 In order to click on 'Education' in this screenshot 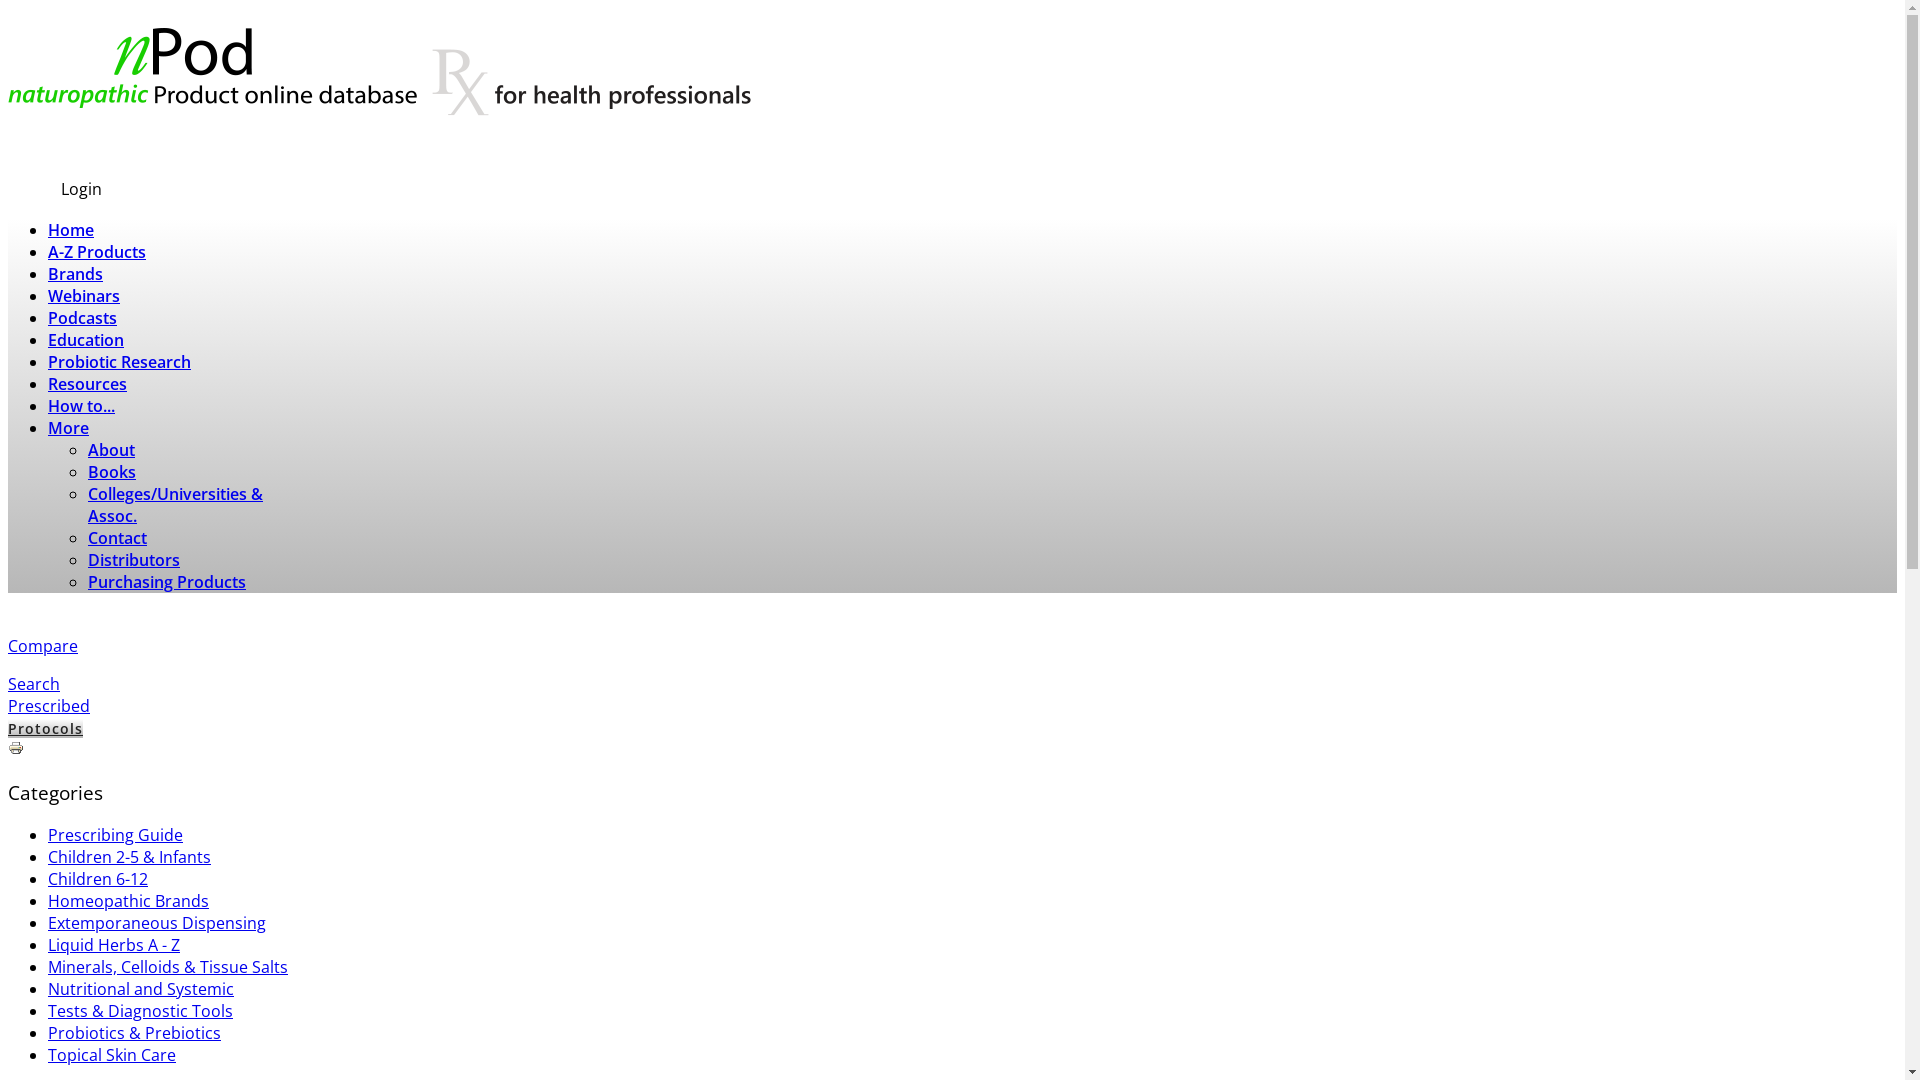, I will do `click(85, 338)`.